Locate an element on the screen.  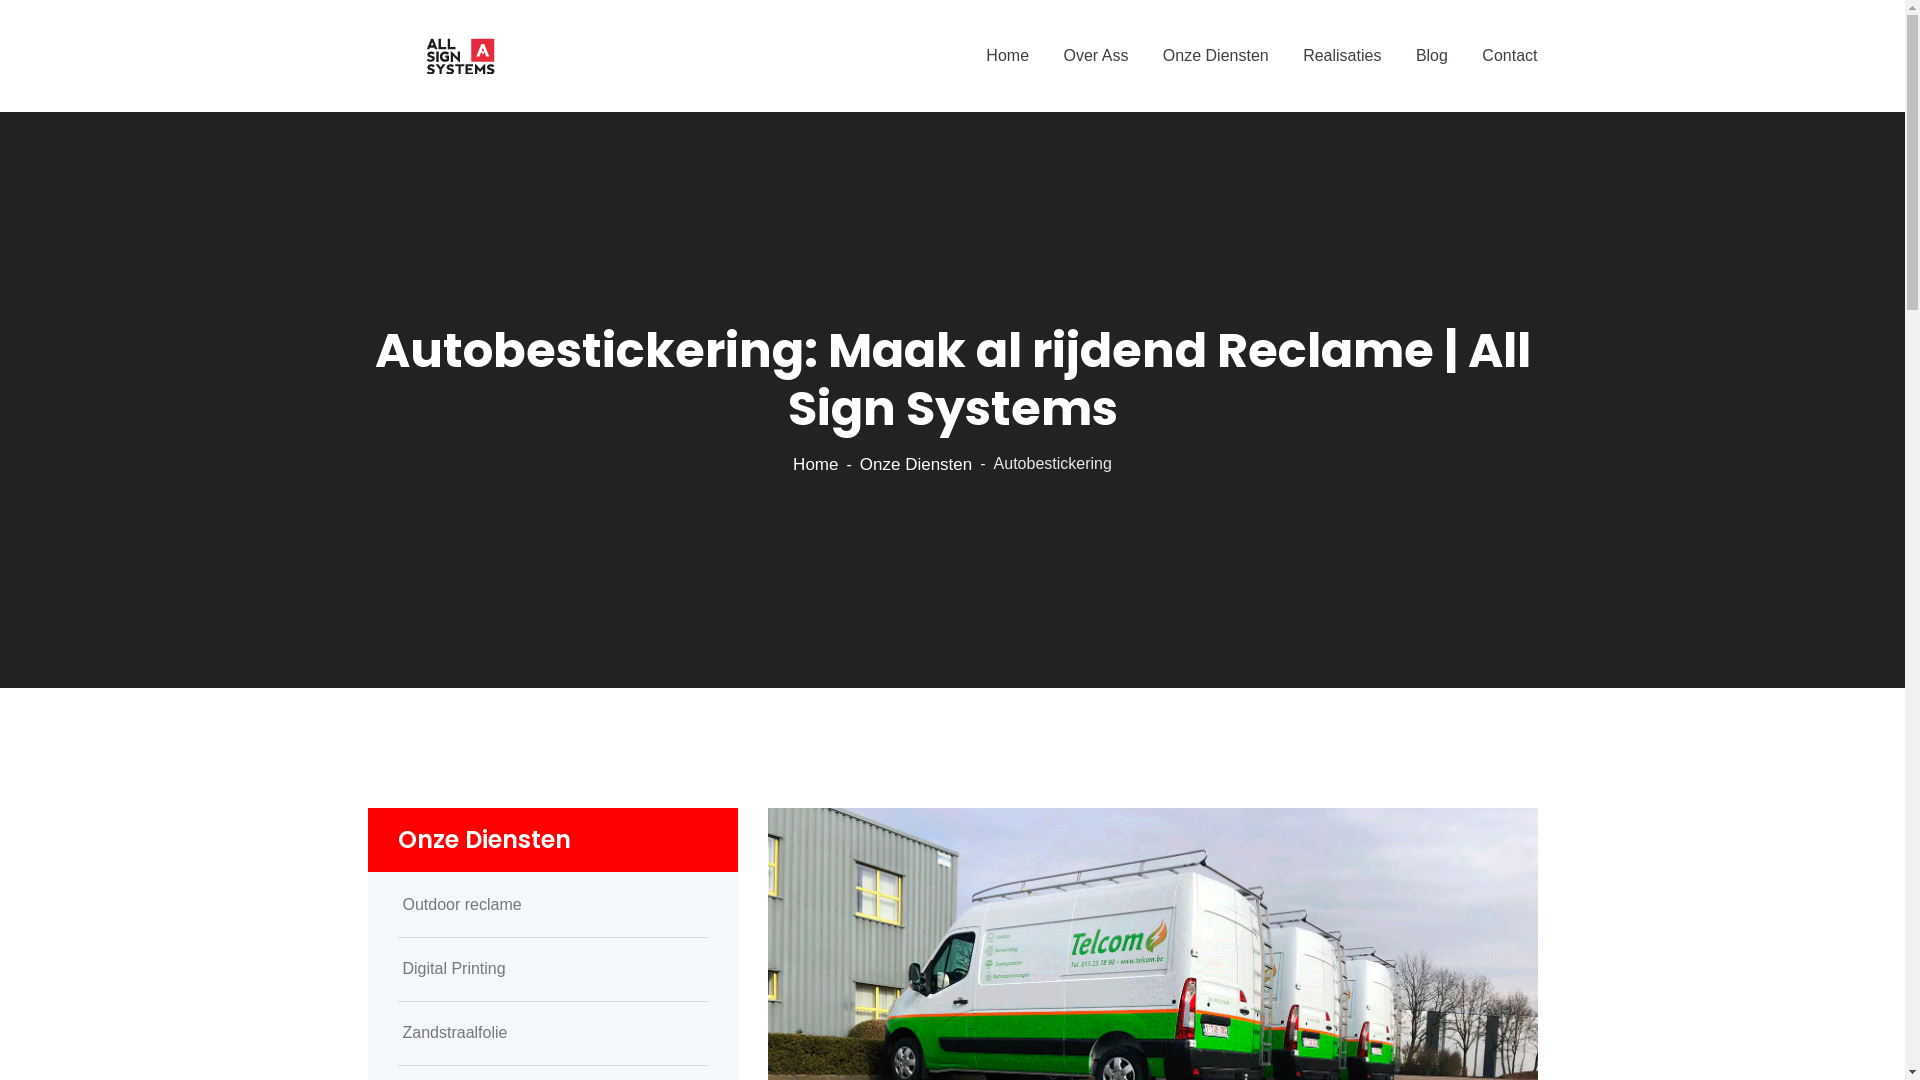
'Contact' is located at coordinates (1509, 55).